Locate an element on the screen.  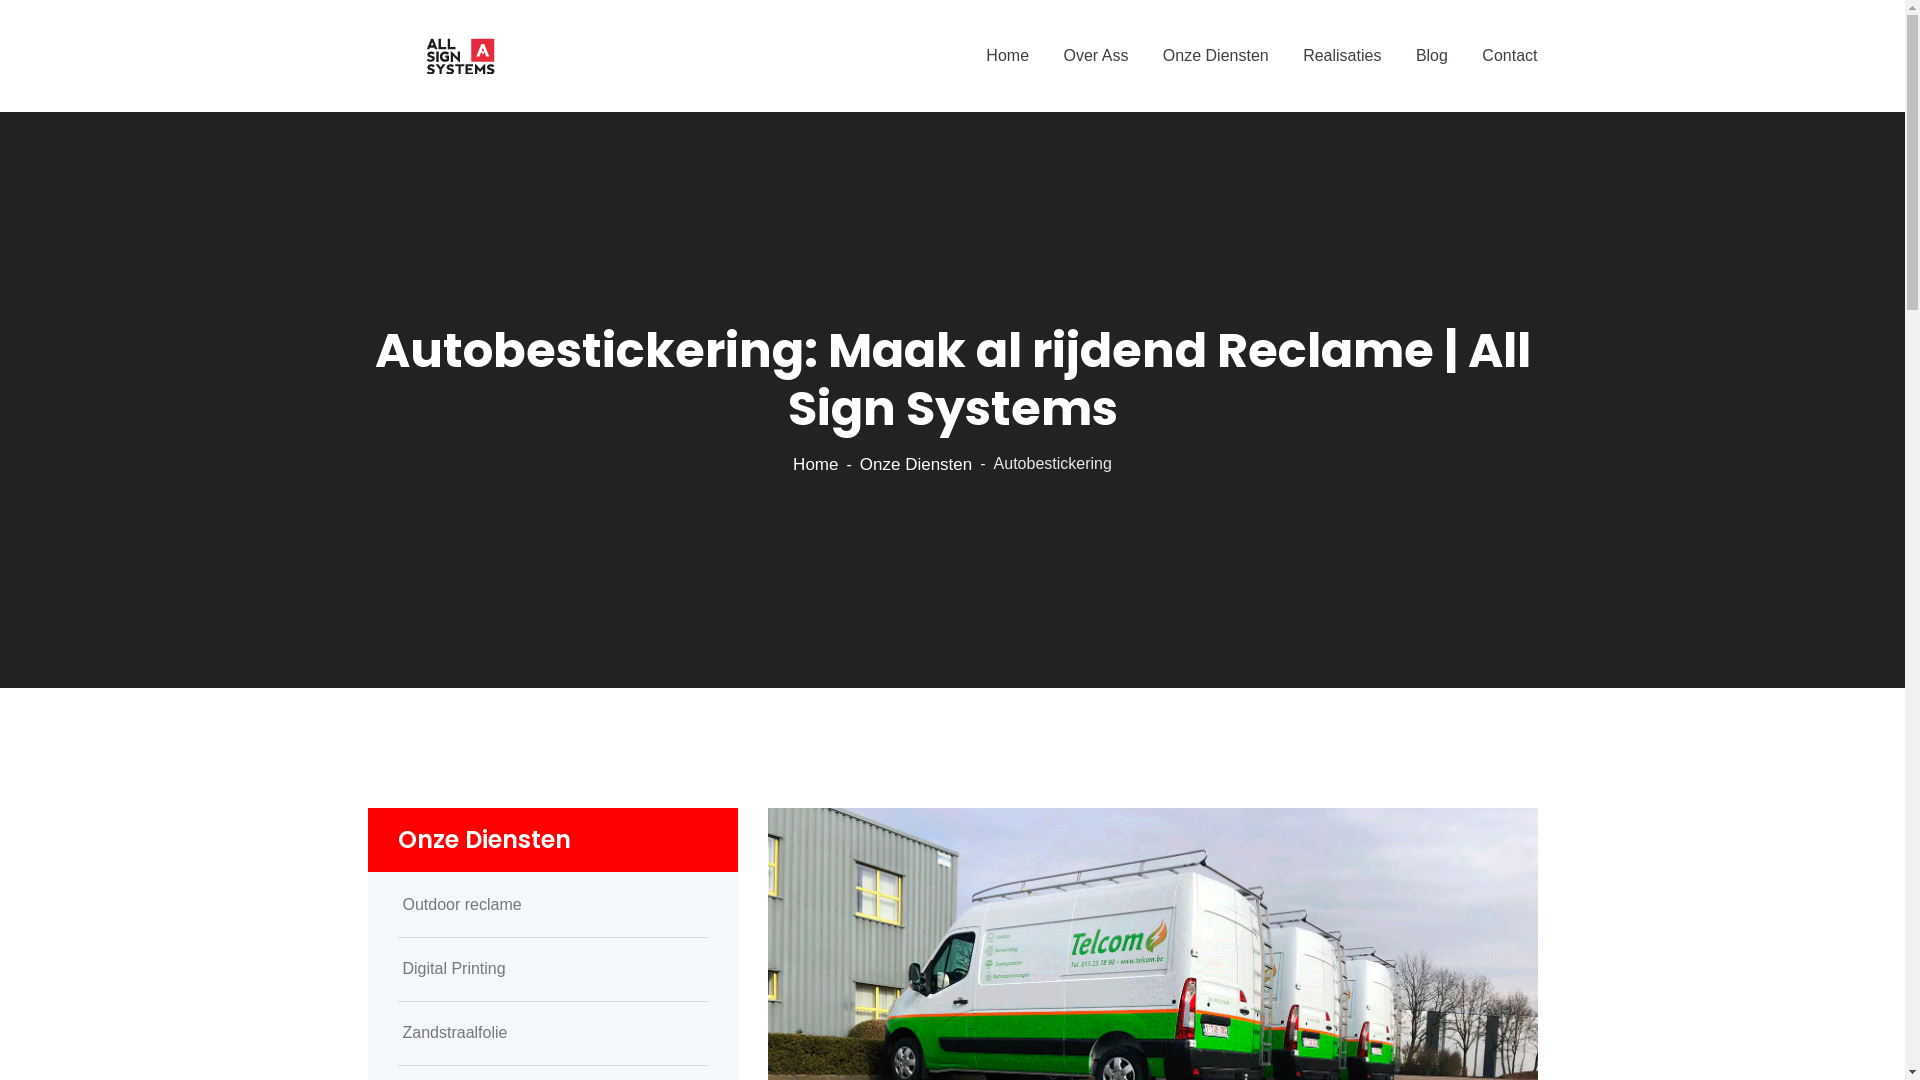
'Contact' is located at coordinates (1509, 55).